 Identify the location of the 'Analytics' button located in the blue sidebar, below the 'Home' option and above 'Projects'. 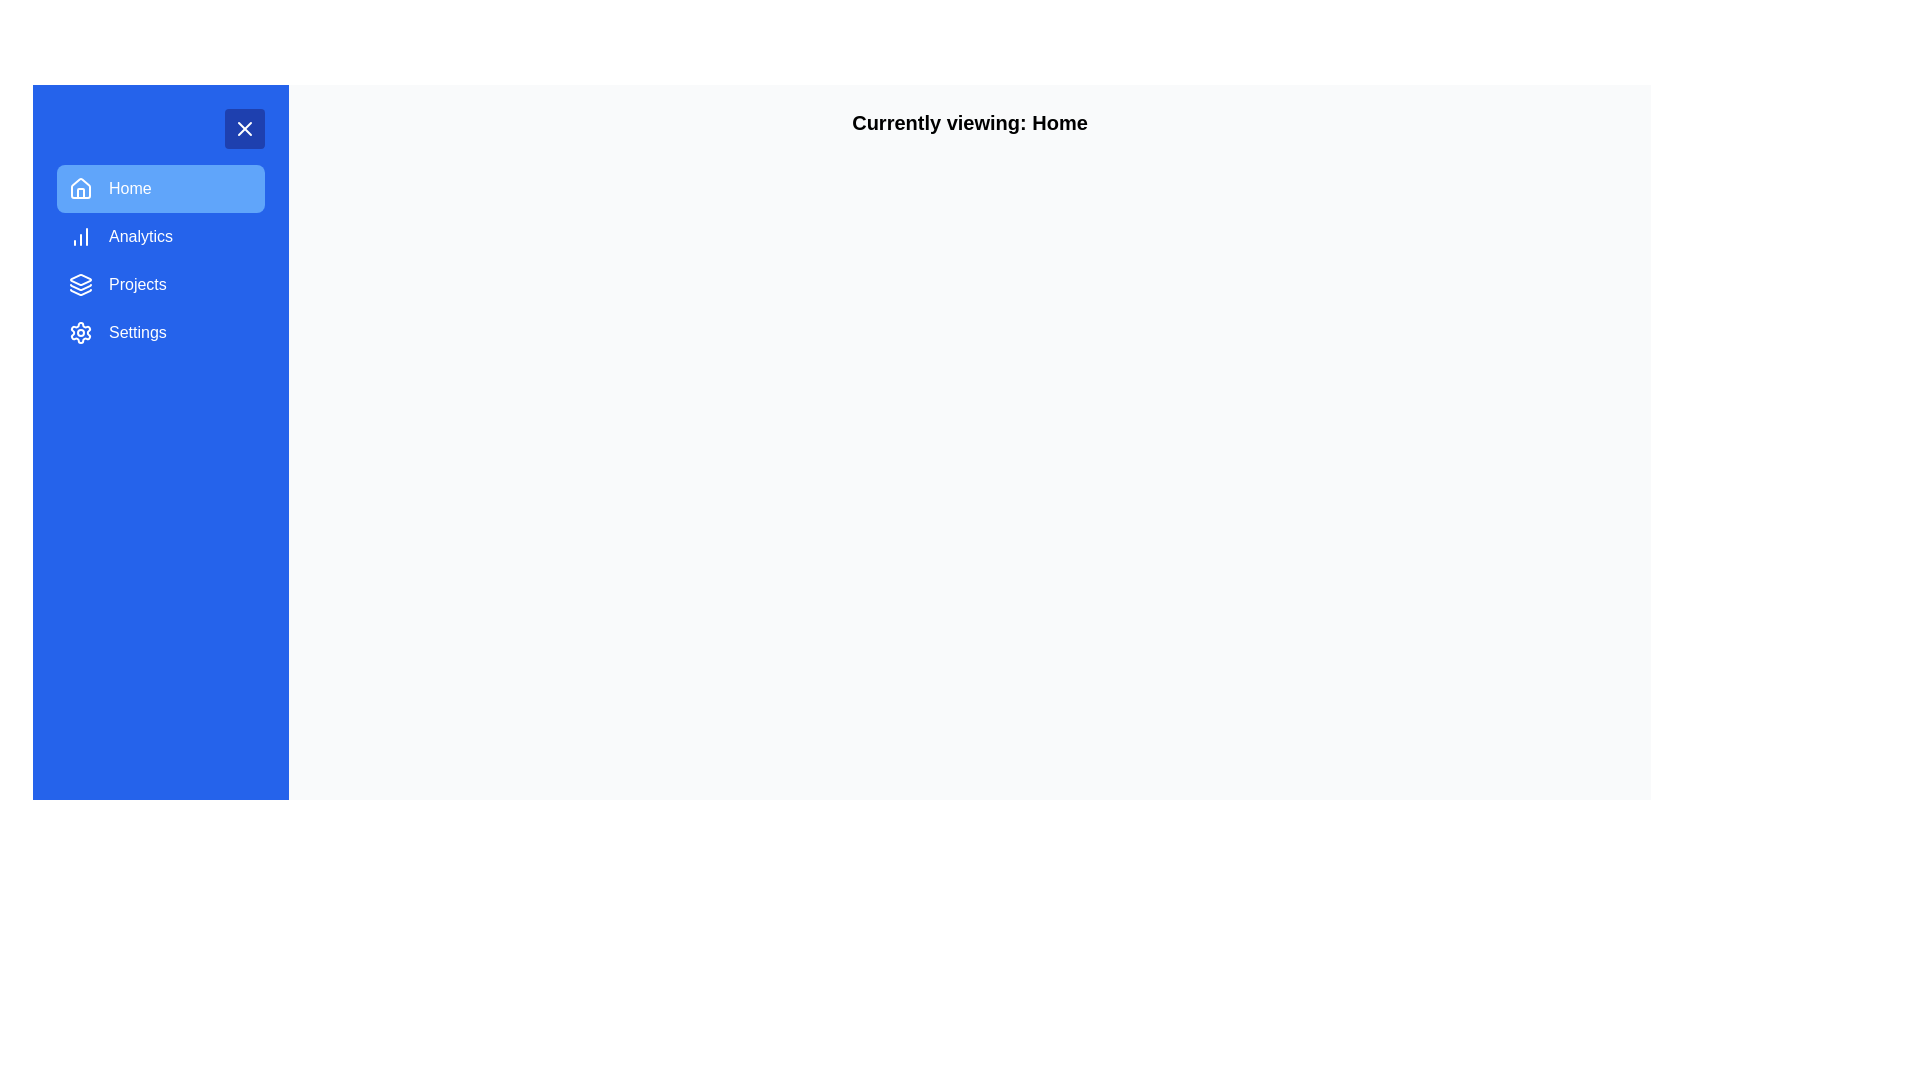
(161, 235).